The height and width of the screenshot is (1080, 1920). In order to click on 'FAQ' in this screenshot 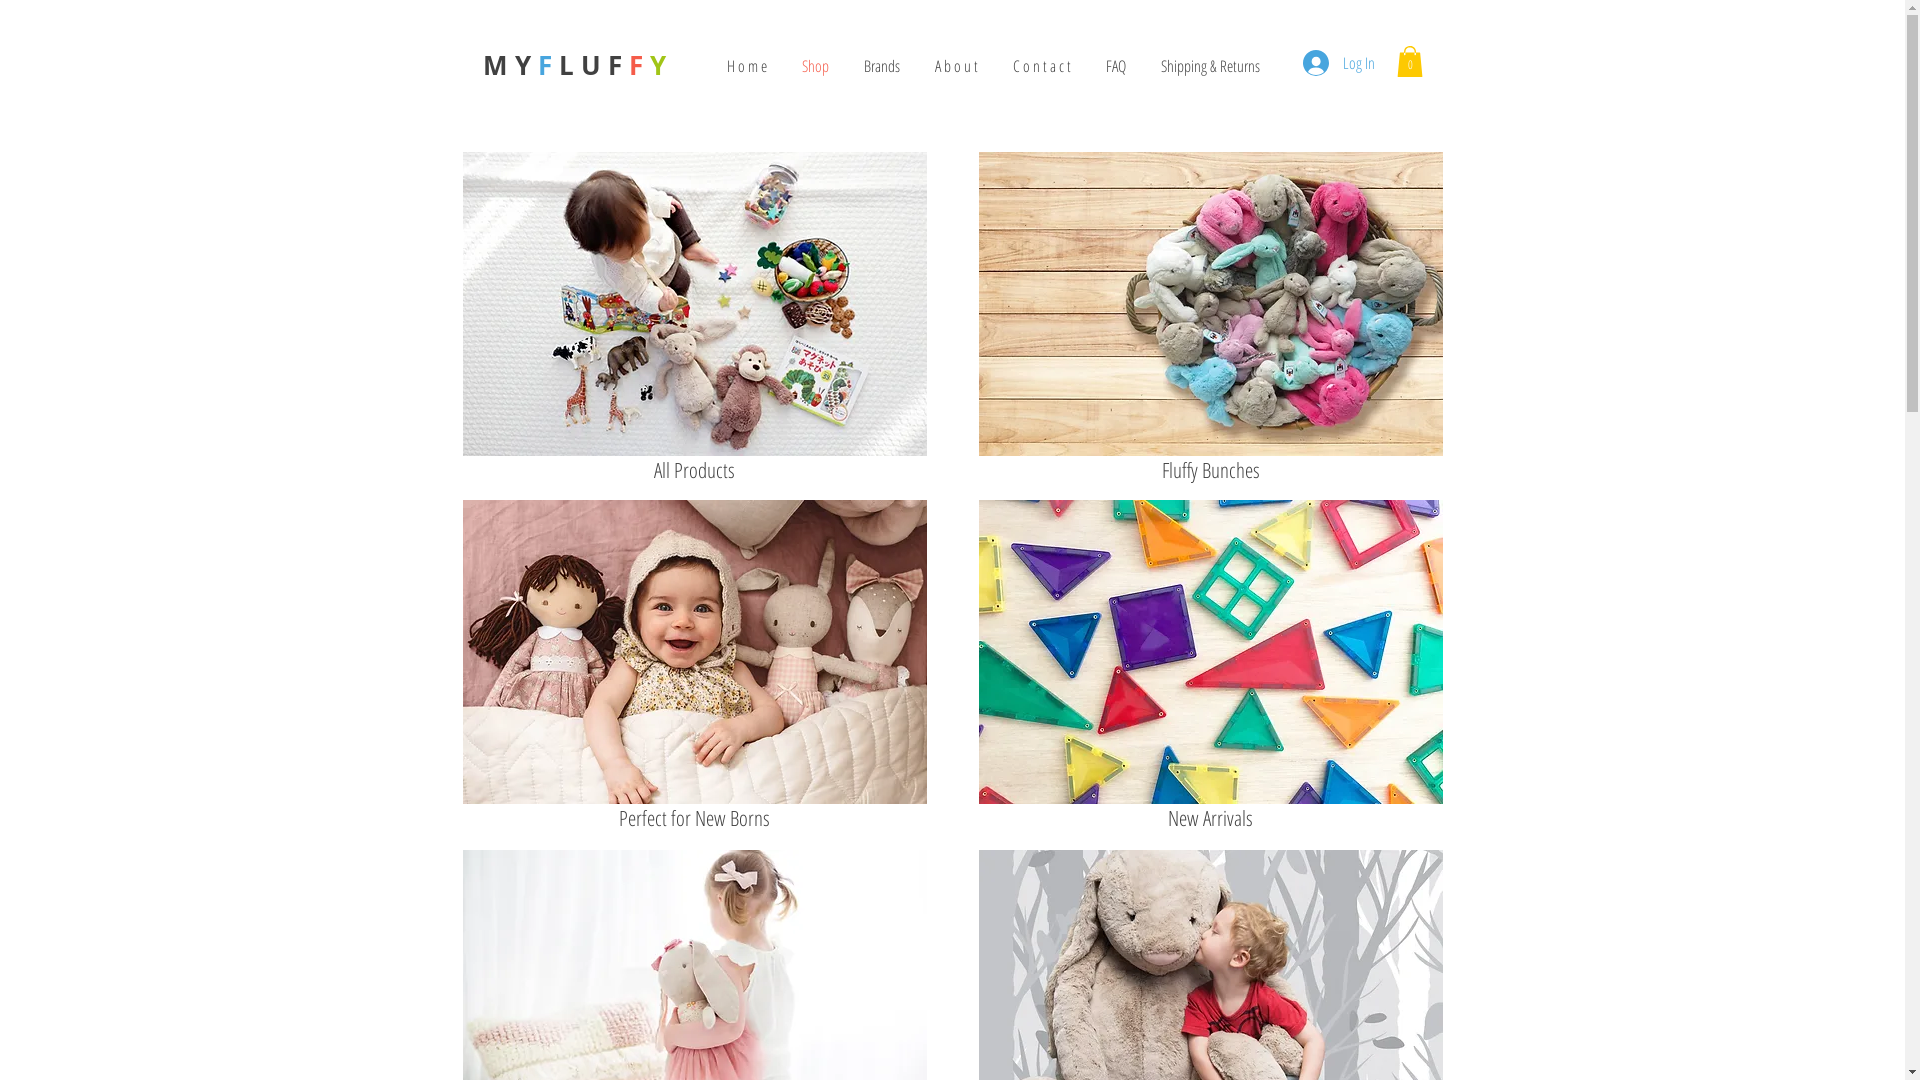, I will do `click(1114, 64)`.